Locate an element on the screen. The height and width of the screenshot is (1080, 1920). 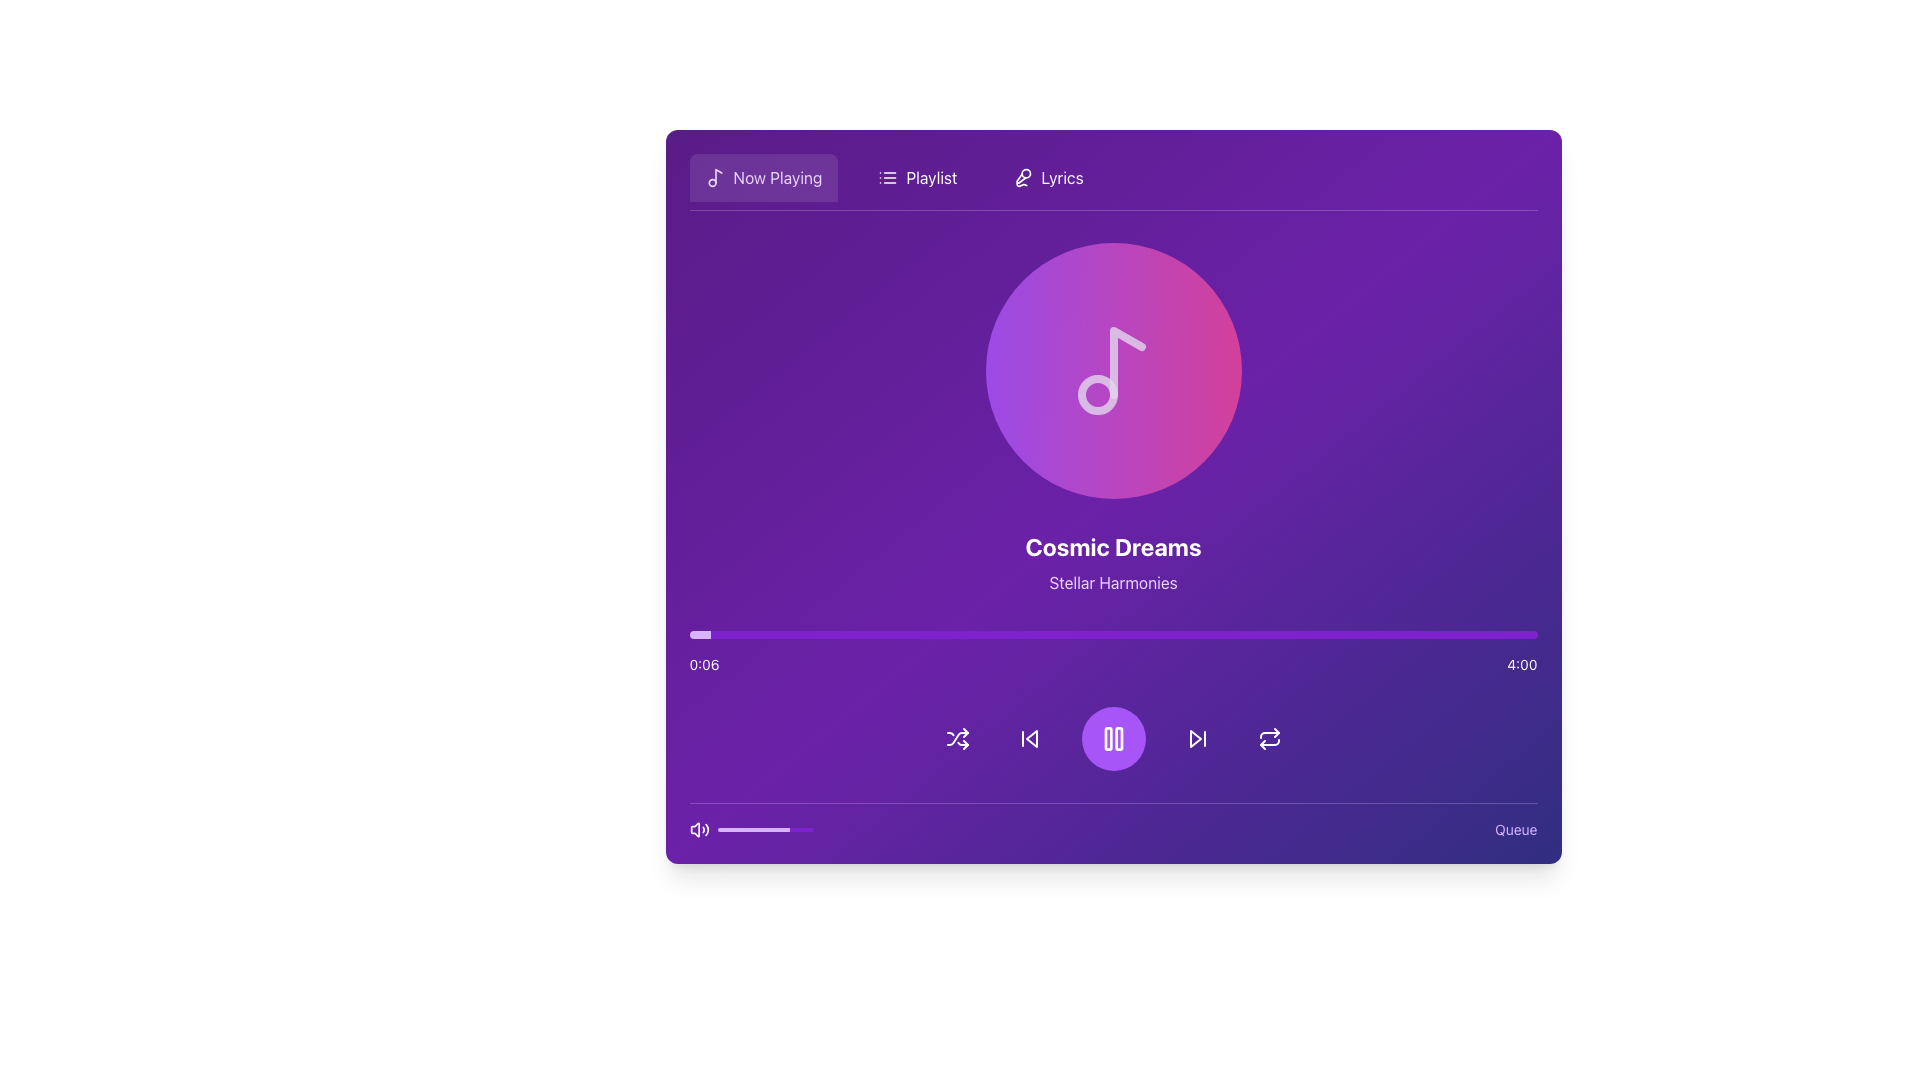
playback progress is located at coordinates (1426, 635).